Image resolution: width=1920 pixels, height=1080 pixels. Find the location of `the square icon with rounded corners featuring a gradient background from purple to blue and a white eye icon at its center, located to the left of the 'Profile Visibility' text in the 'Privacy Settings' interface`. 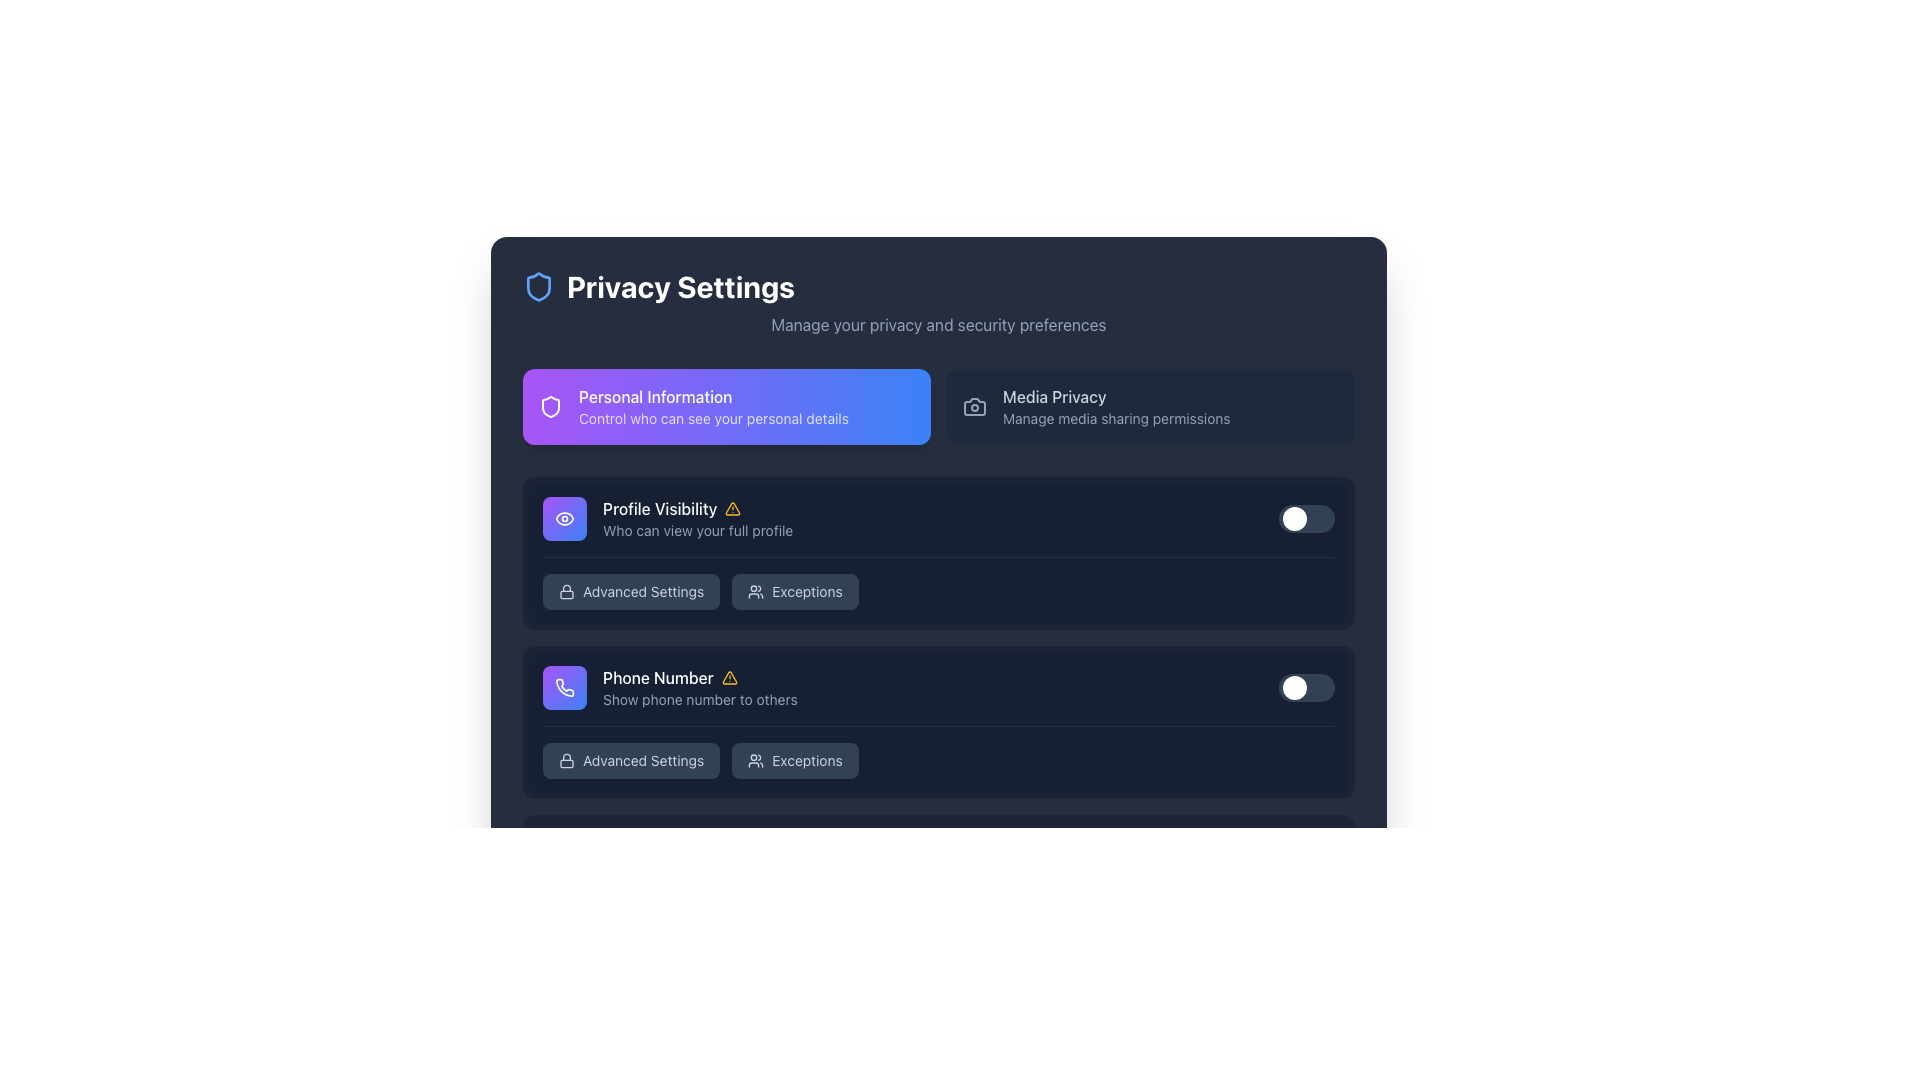

the square icon with rounded corners featuring a gradient background from purple to blue and a white eye icon at its center, located to the left of the 'Profile Visibility' text in the 'Privacy Settings' interface is located at coordinates (564, 518).